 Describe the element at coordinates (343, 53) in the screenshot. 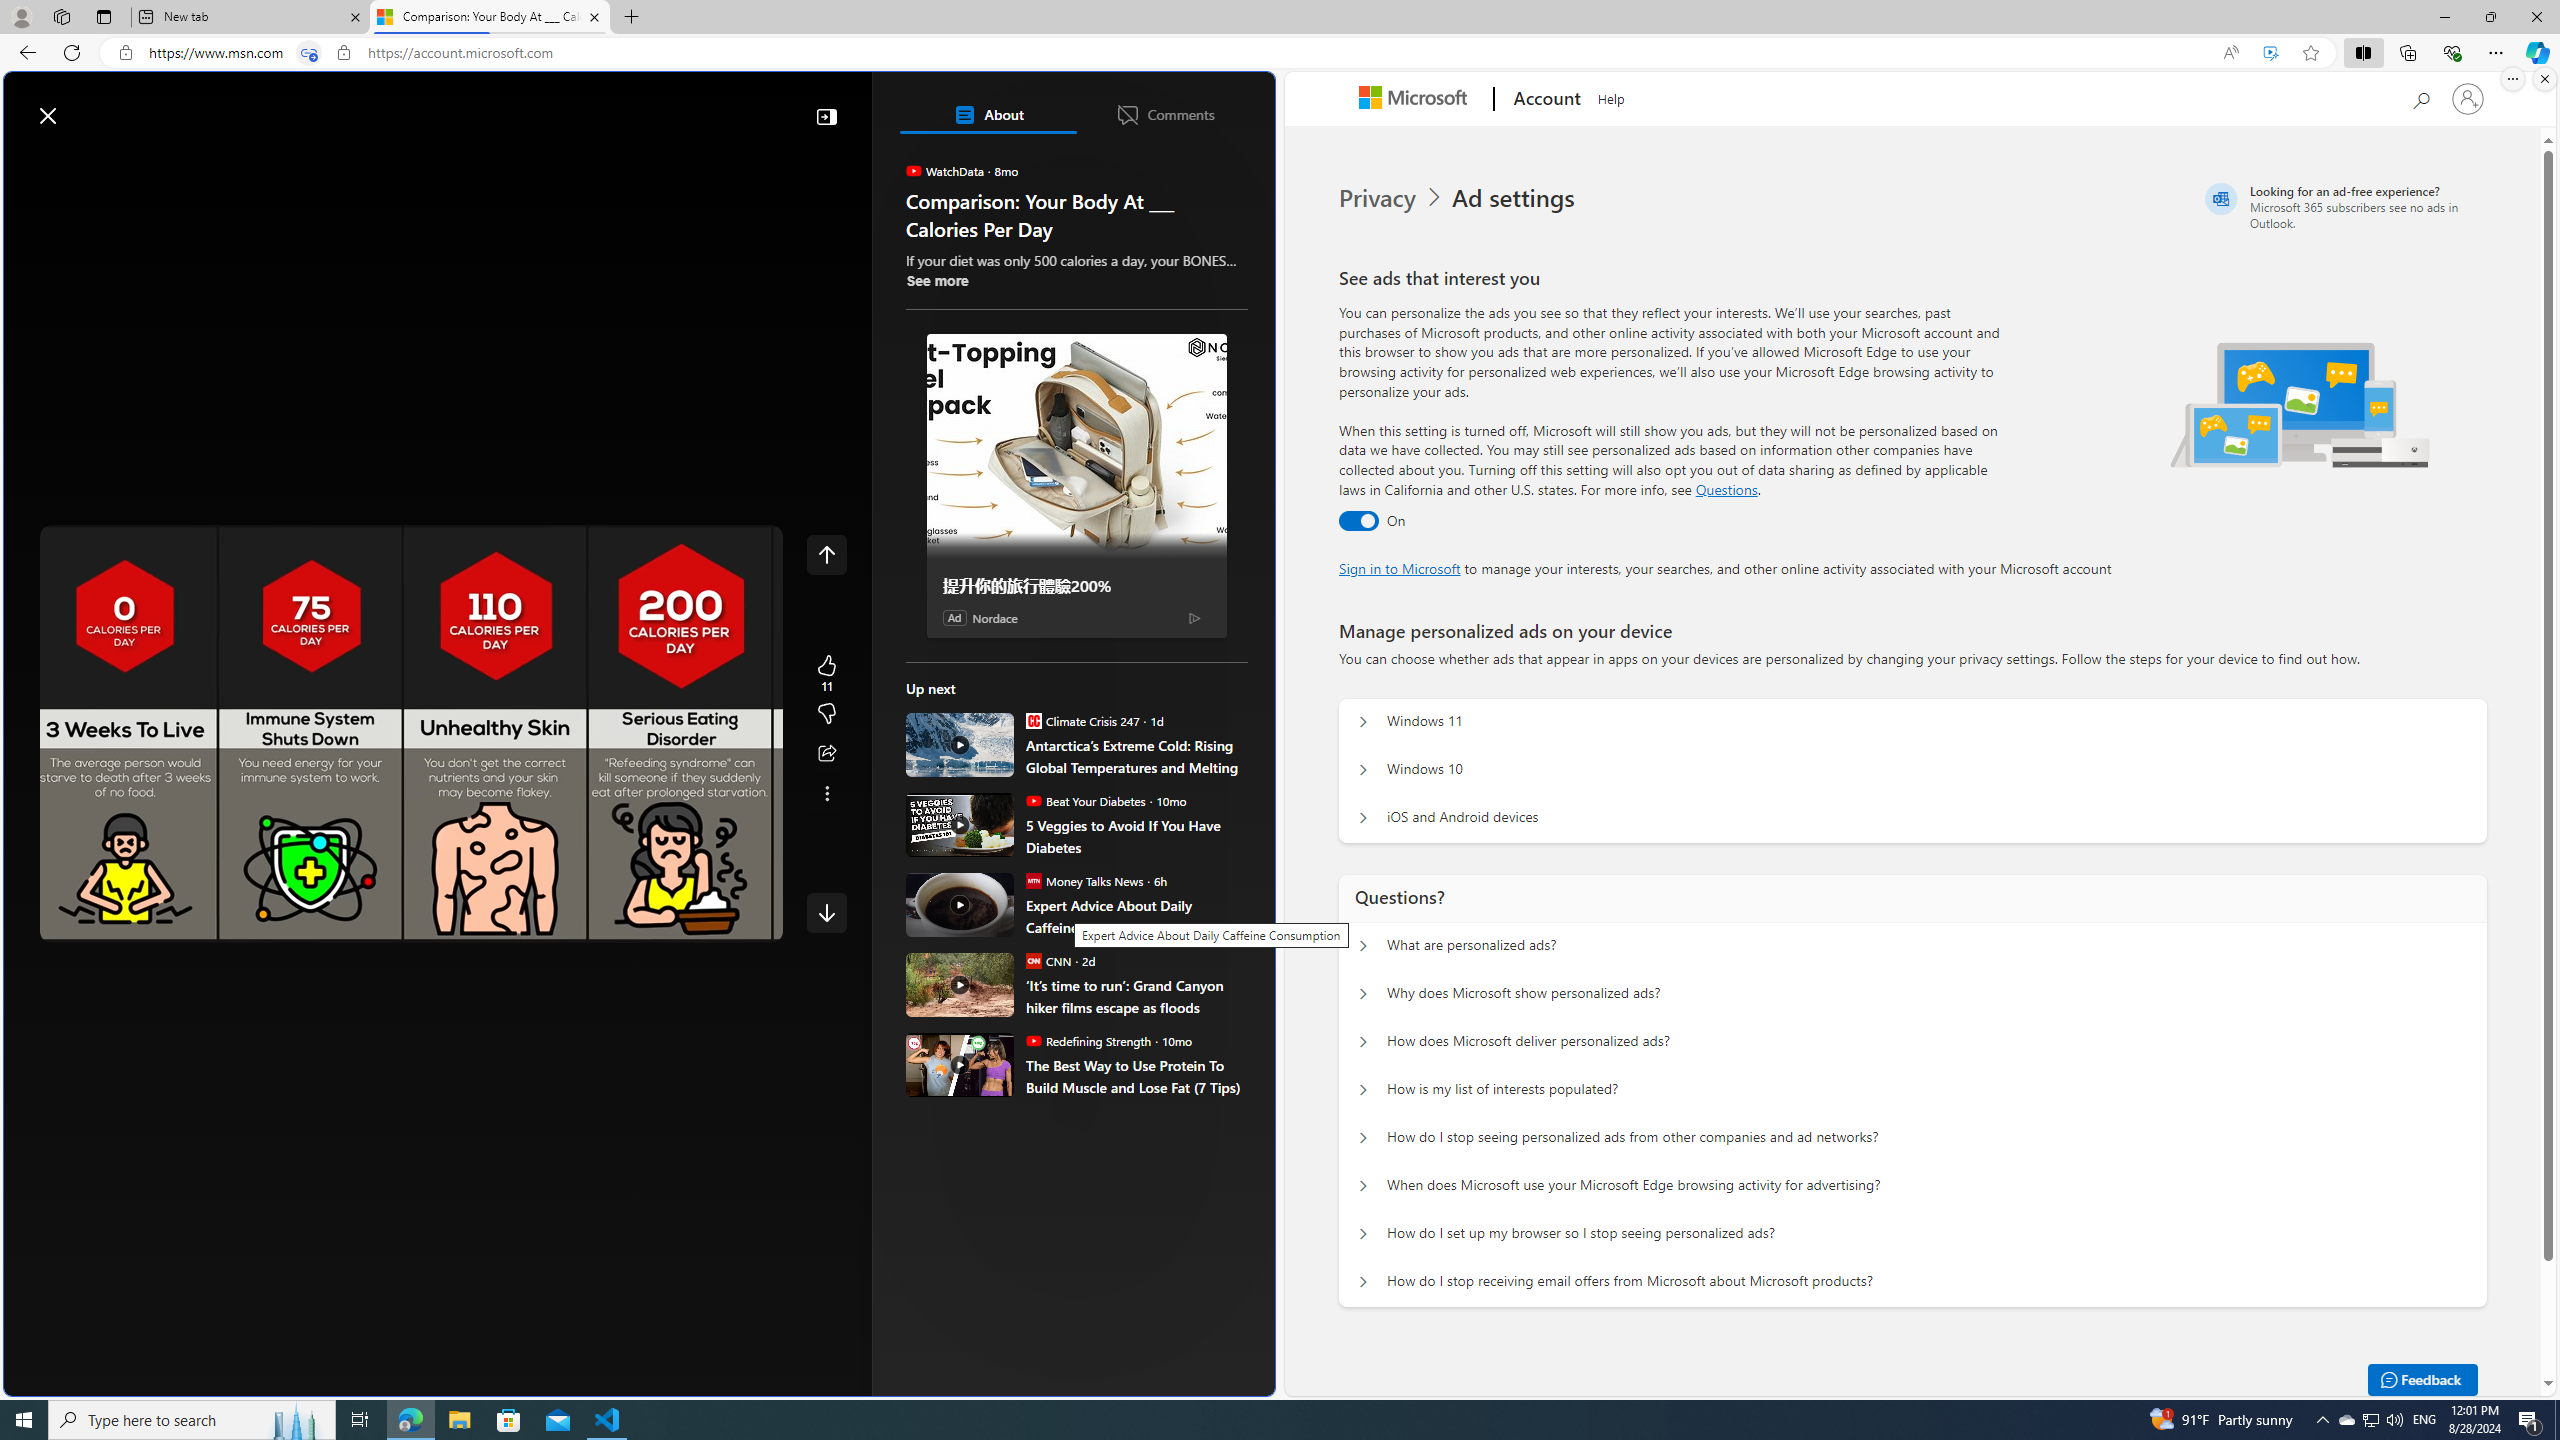

I see `'View site information'` at that location.